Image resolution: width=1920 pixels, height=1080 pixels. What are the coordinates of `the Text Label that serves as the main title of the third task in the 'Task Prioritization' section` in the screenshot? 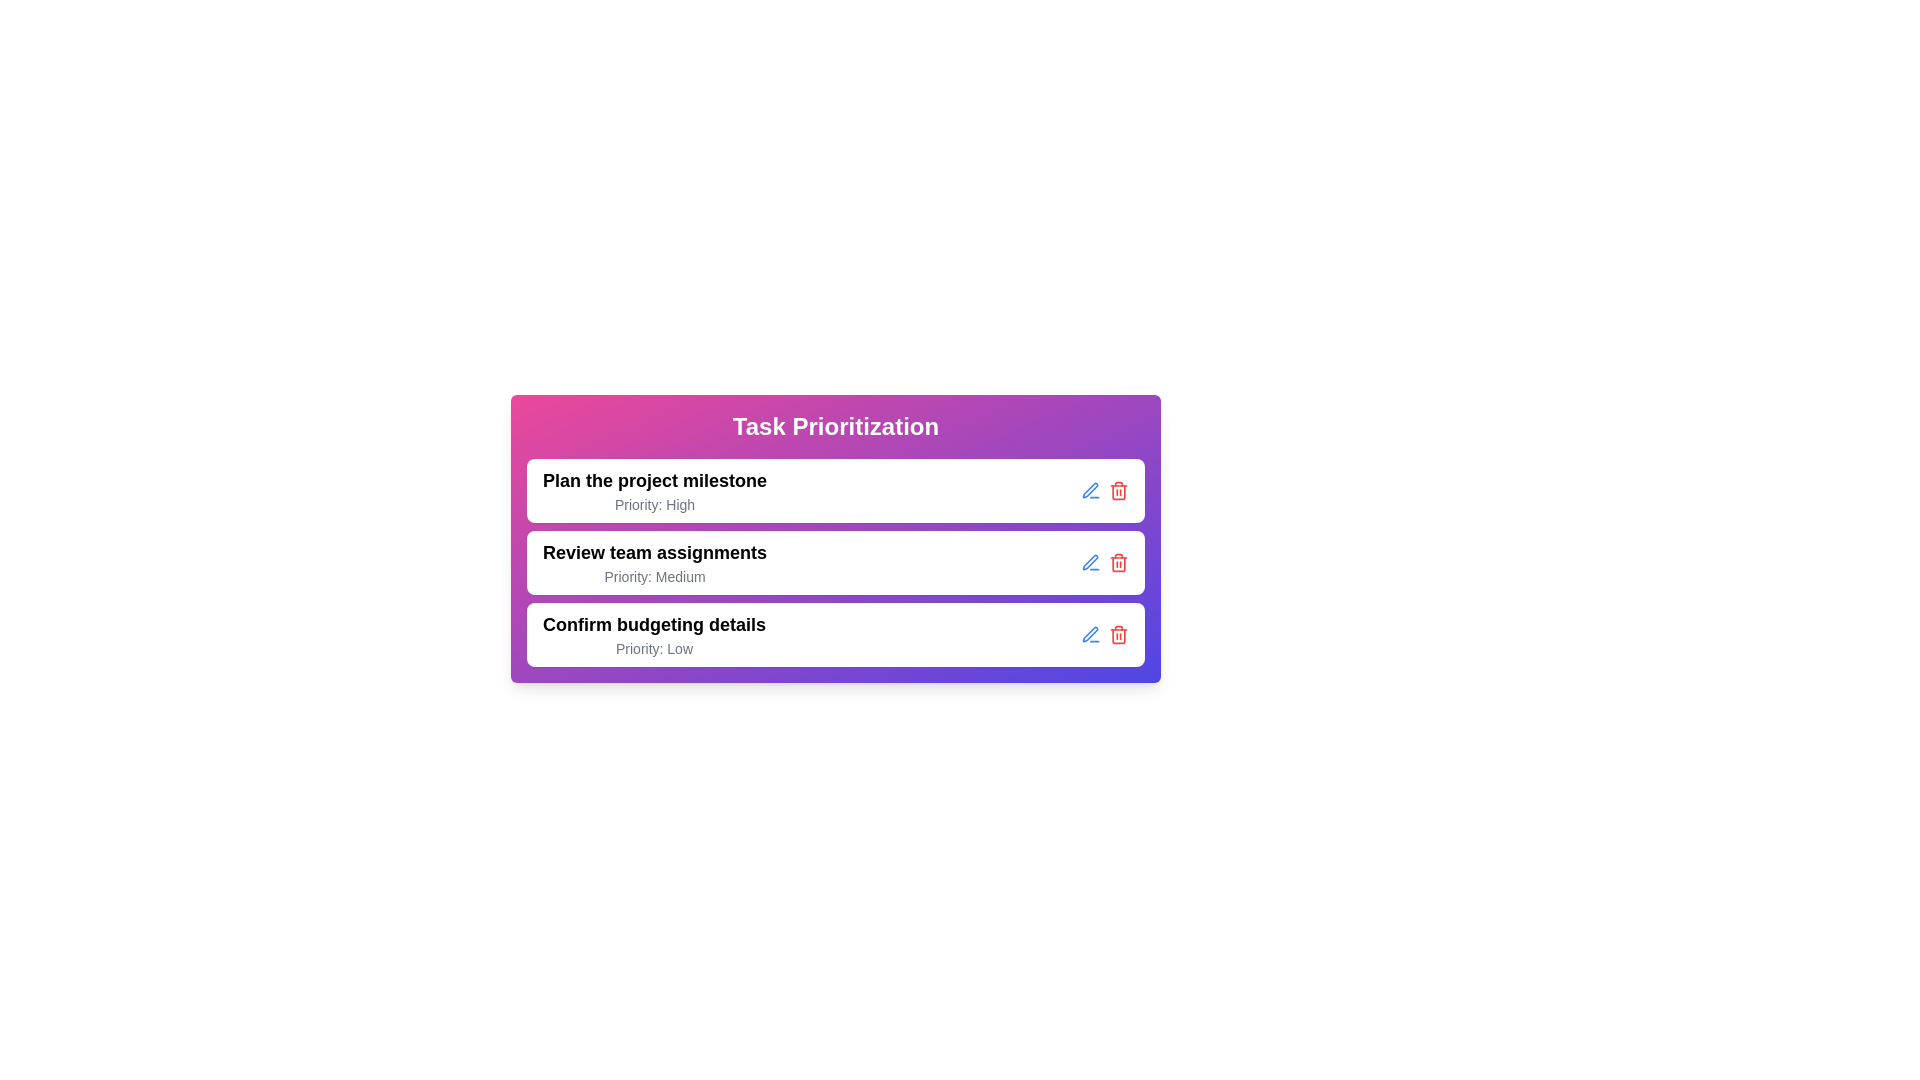 It's located at (654, 623).